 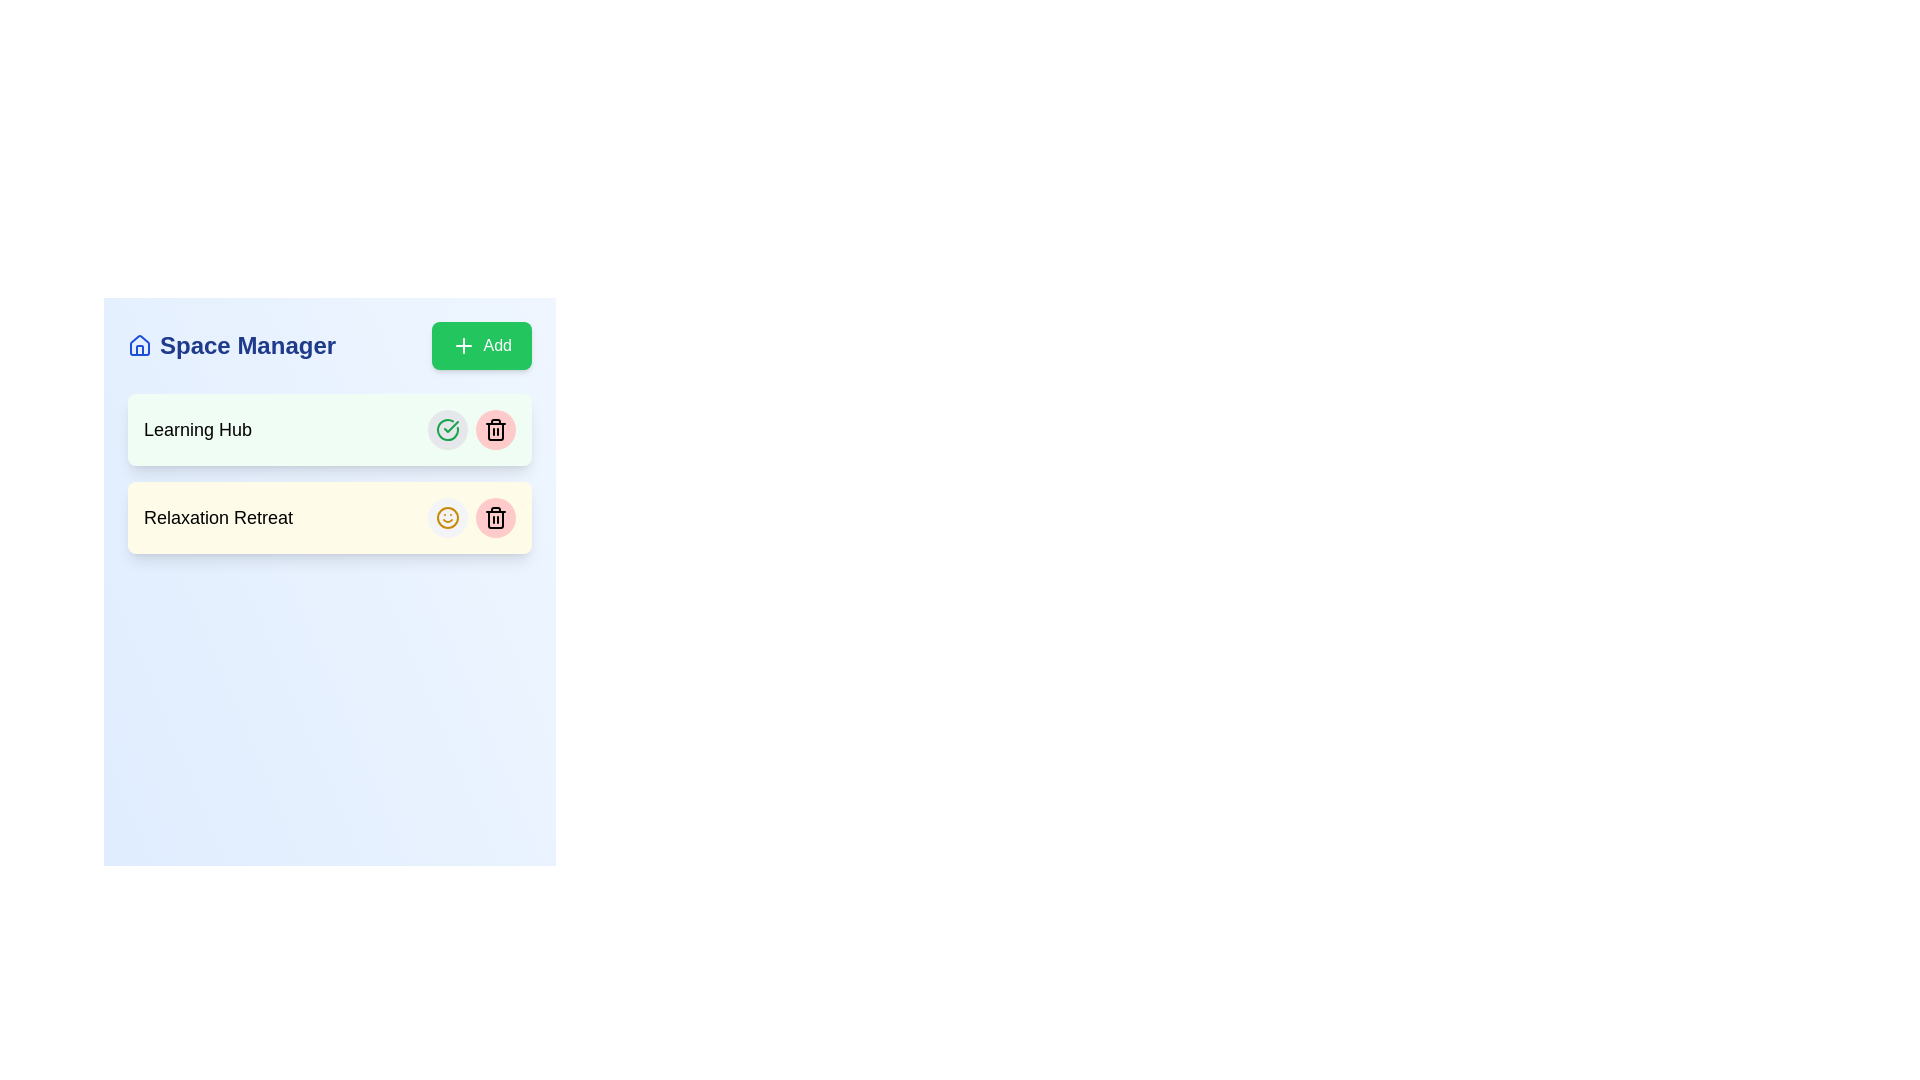 I want to click on the trash can icon, which represents the delete function within the second card in the vertical list, so click(x=495, y=516).